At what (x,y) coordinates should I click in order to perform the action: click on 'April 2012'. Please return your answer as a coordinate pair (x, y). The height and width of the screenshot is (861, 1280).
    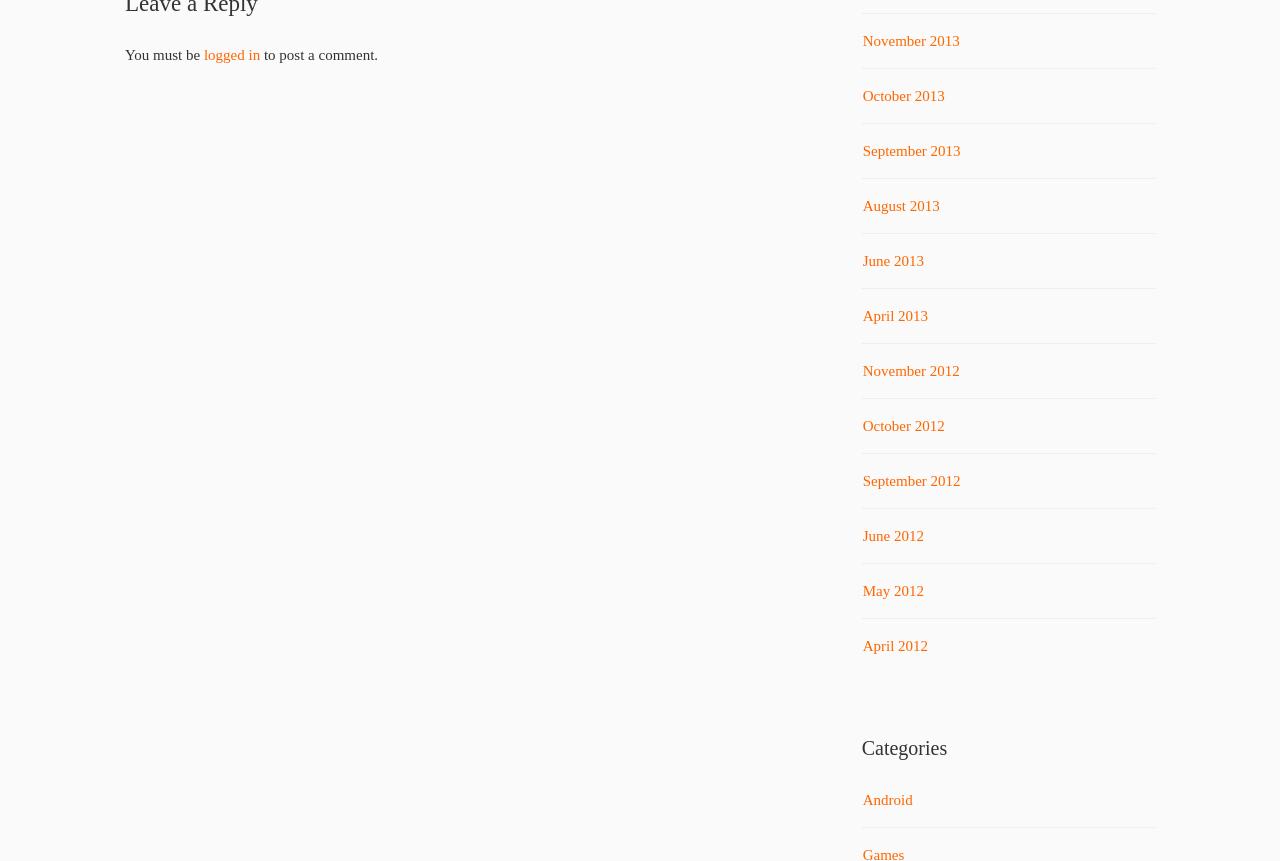
    Looking at the image, I should click on (893, 646).